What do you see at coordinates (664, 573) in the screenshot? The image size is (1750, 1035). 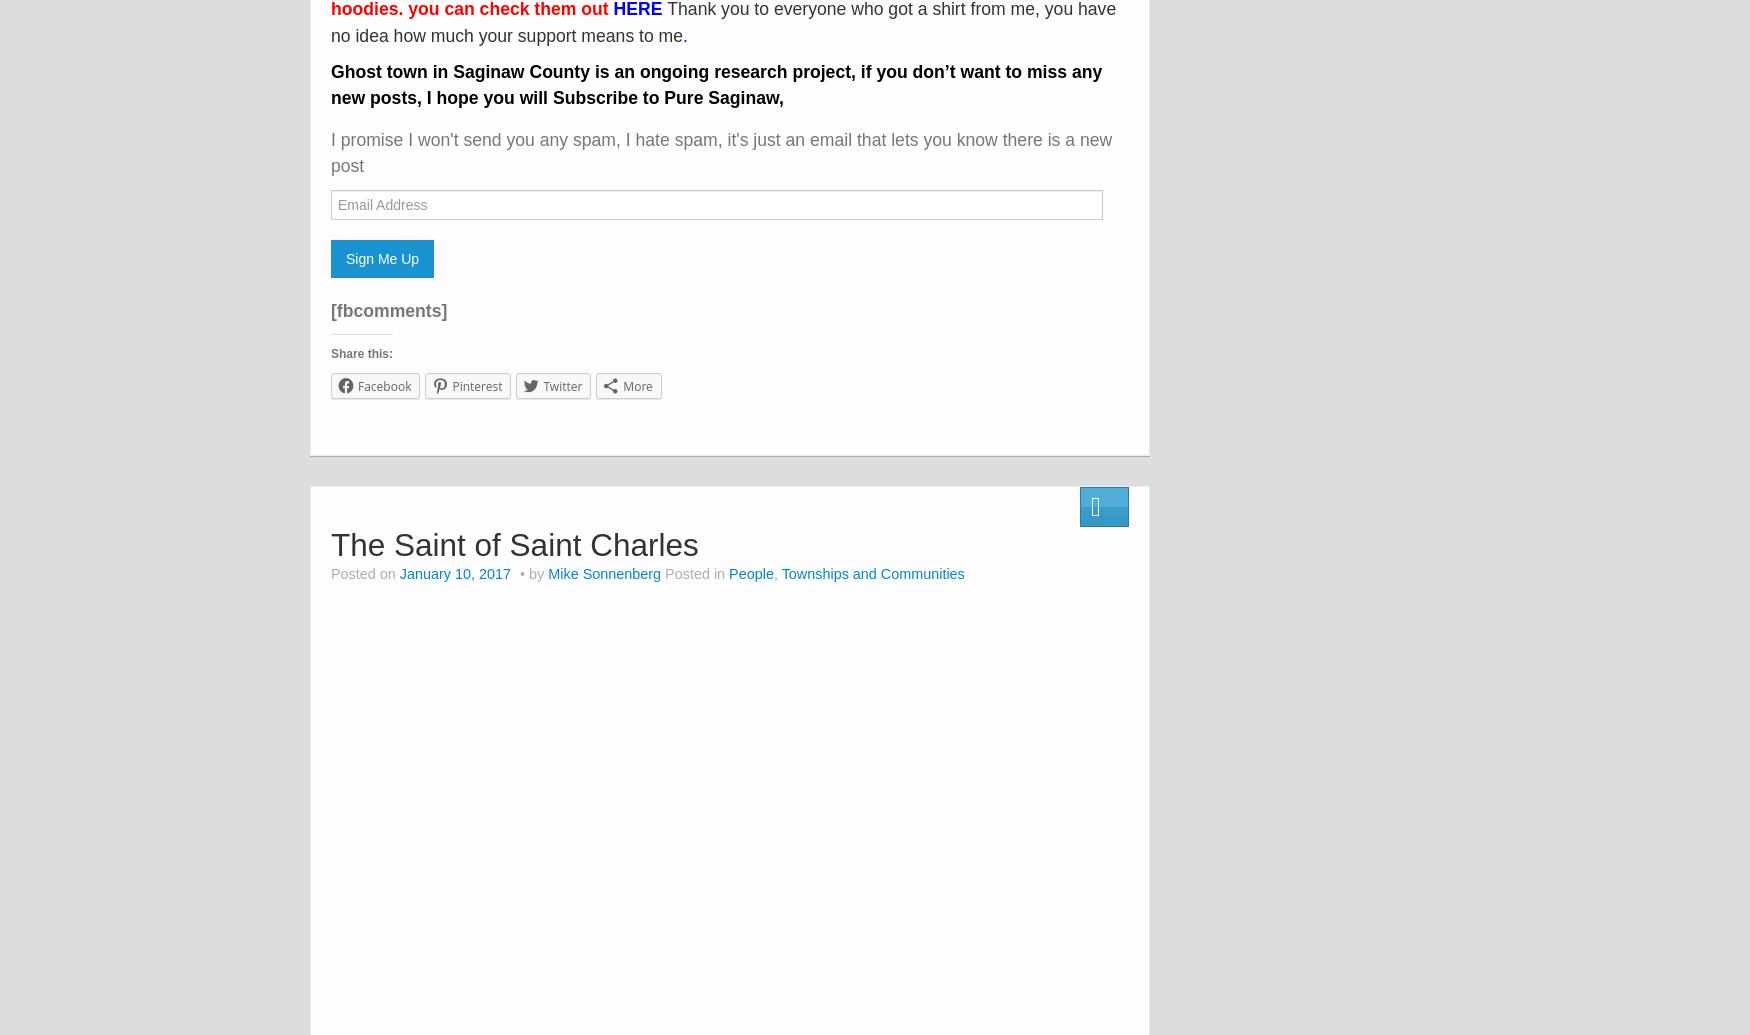 I see `'Posted in'` at bounding box center [664, 573].